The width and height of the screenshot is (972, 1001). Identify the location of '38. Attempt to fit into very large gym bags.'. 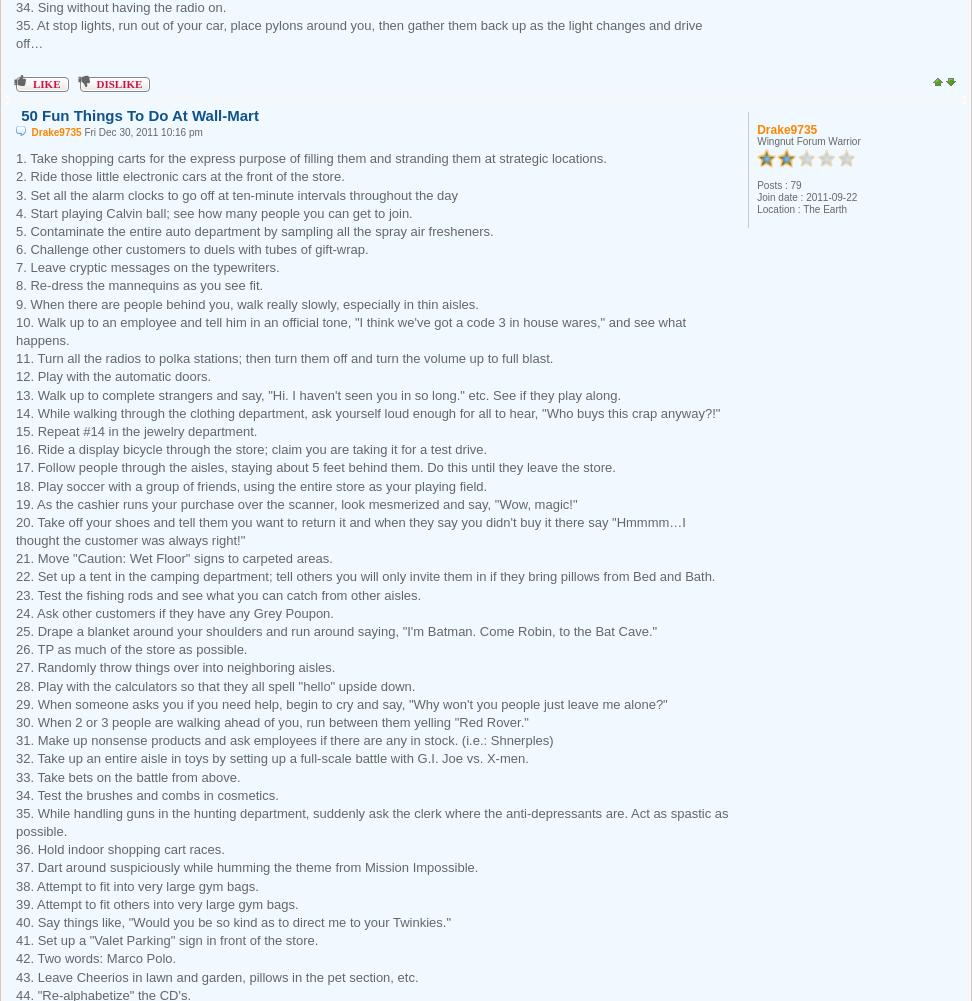
(16, 885).